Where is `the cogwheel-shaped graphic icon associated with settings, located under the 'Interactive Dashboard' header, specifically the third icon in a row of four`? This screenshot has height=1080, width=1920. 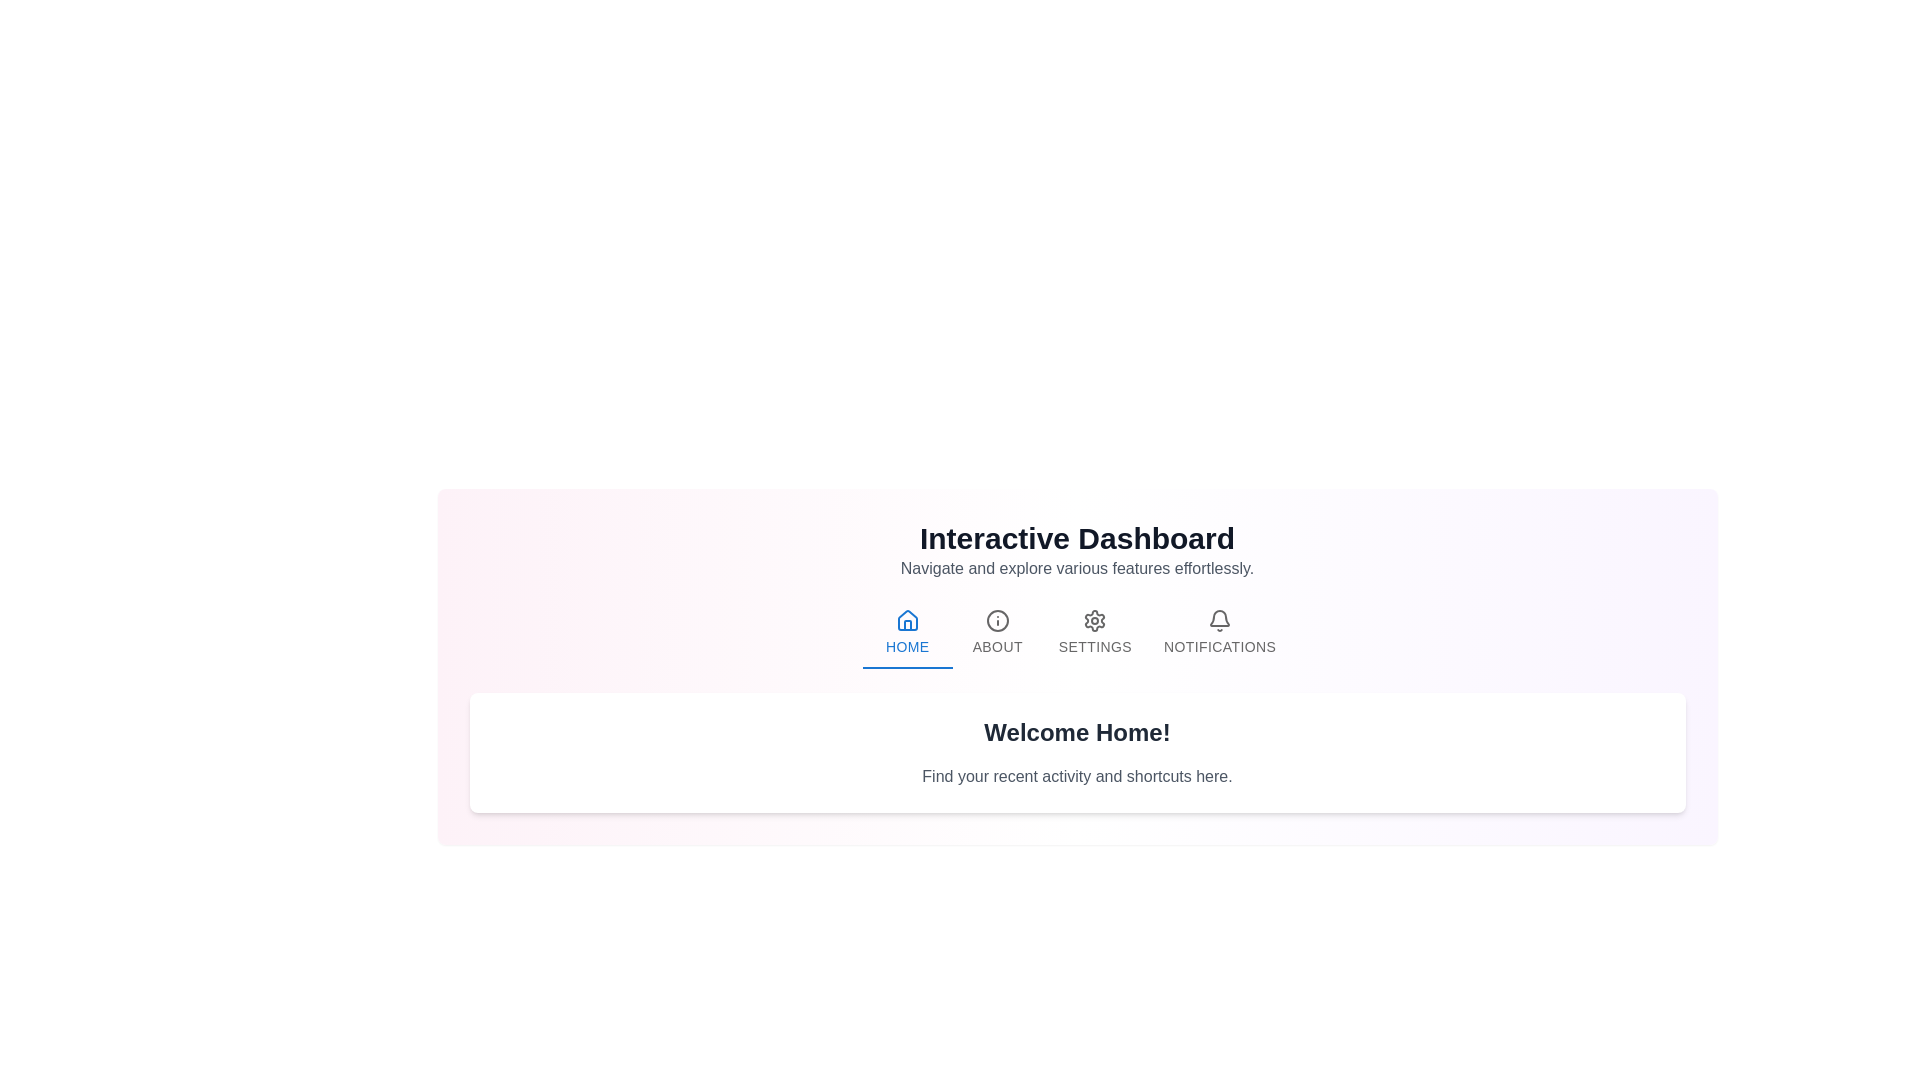
the cogwheel-shaped graphic icon associated with settings, located under the 'Interactive Dashboard' header, specifically the third icon in a row of four is located at coordinates (1094, 620).